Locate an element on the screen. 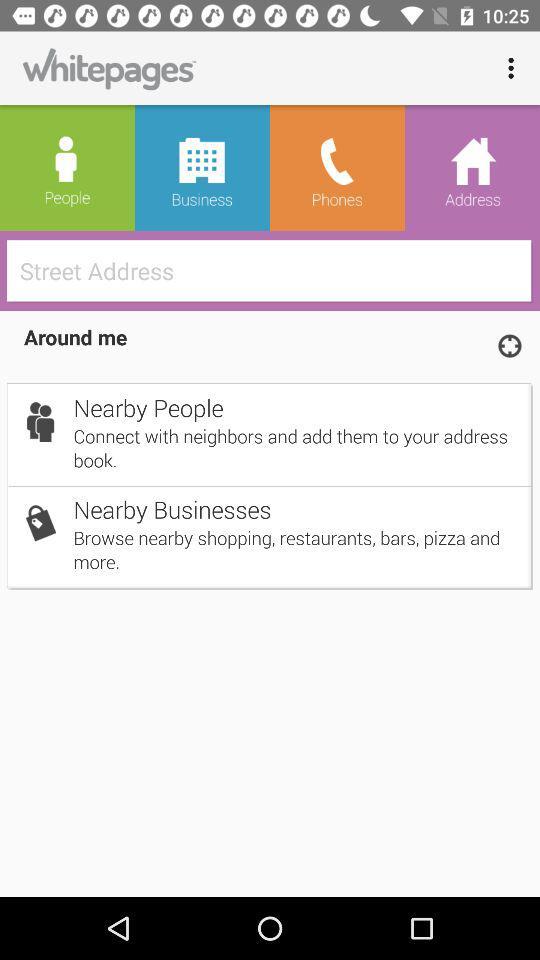  the item next to around me item is located at coordinates (509, 345).